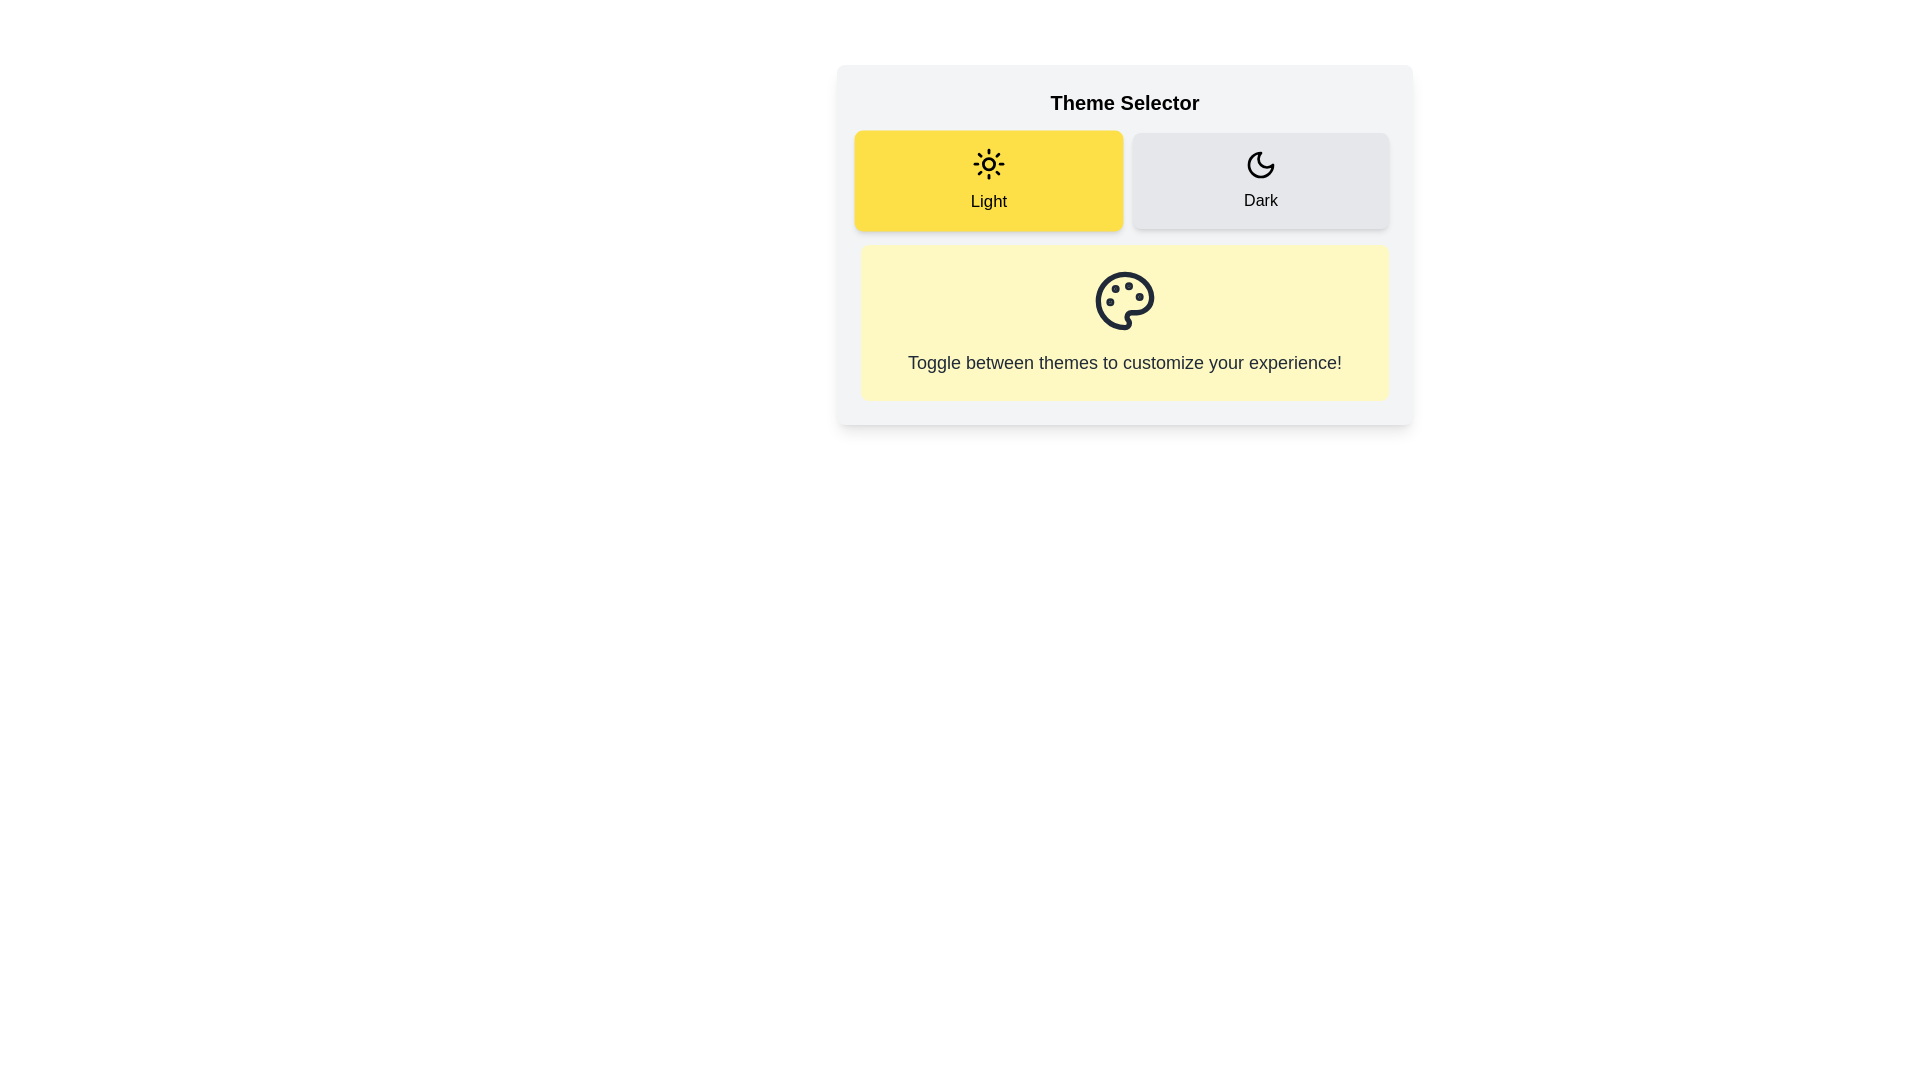 This screenshot has height=1080, width=1920. What do you see at coordinates (1124, 300) in the screenshot?
I see `the decorative icon that represents the theme customization concept, located centrally above the text 'Toggle between themes to customize your experience!'` at bounding box center [1124, 300].